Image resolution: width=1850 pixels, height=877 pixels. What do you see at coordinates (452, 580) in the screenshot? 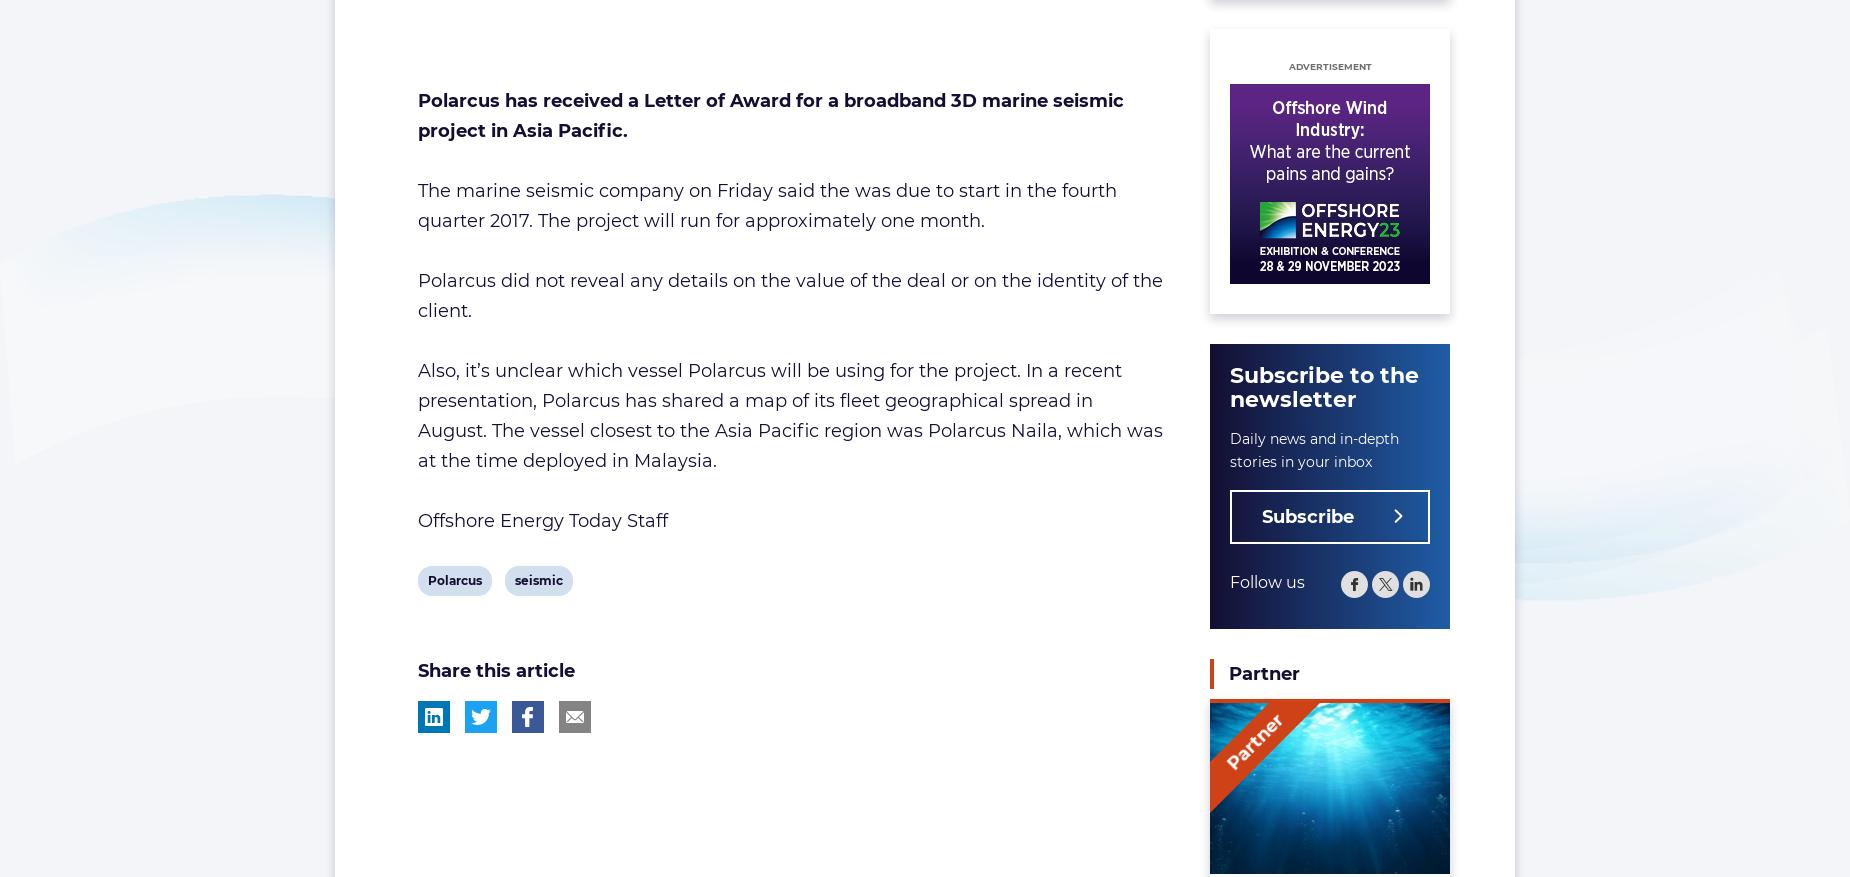
I see `'Polarcus'` at bounding box center [452, 580].